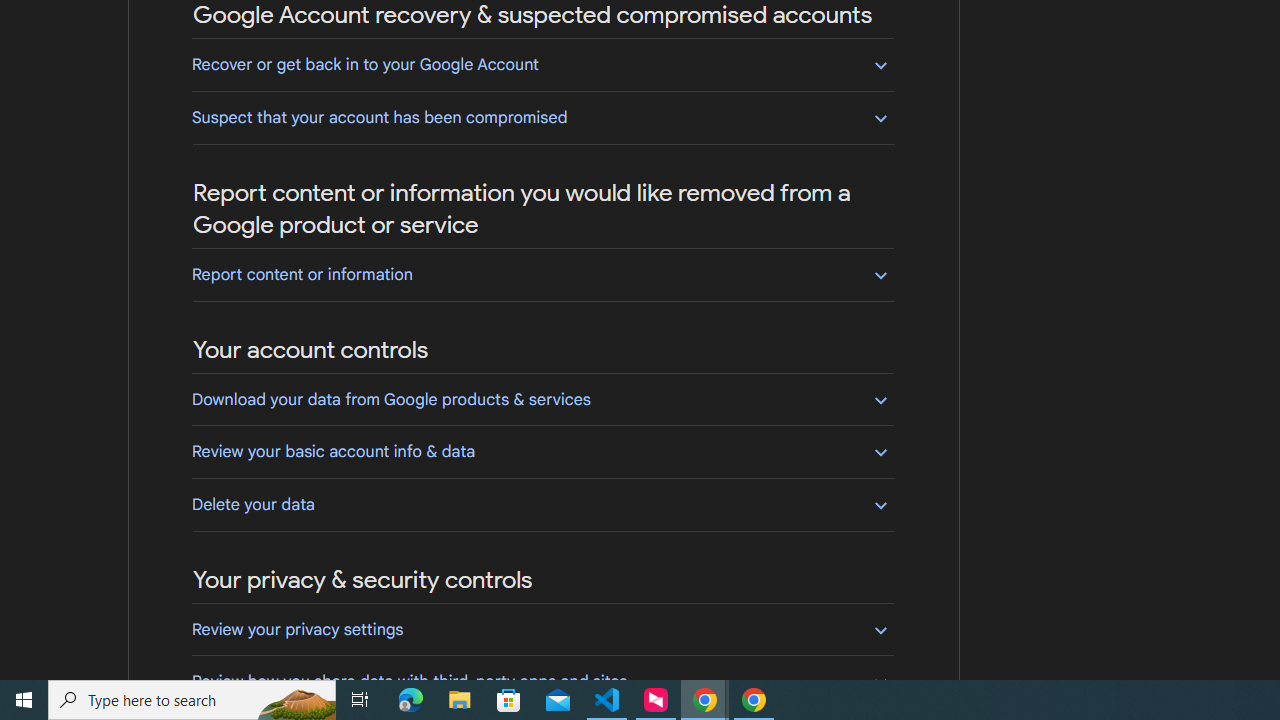 This screenshot has height=720, width=1280. What do you see at coordinates (542, 628) in the screenshot?
I see `'Review your privacy settings'` at bounding box center [542, 628].